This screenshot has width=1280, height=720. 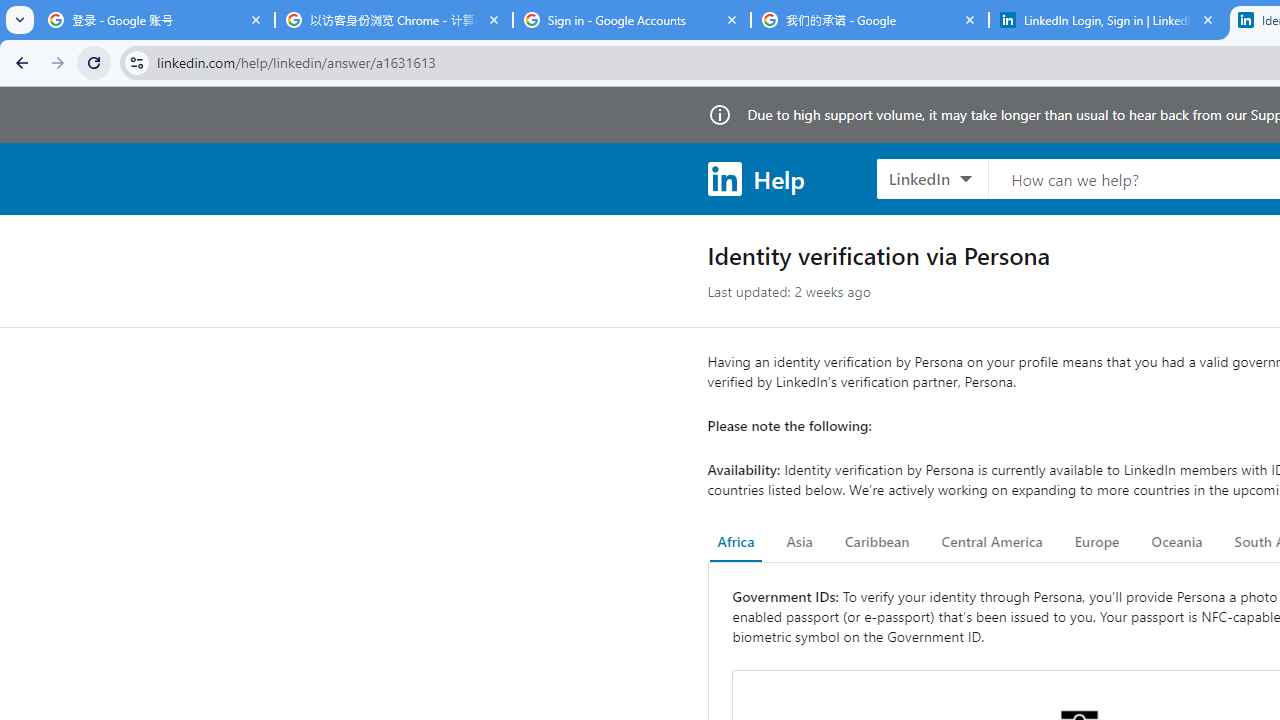 I want to click on 'Asia', so click(x=798, y=542).